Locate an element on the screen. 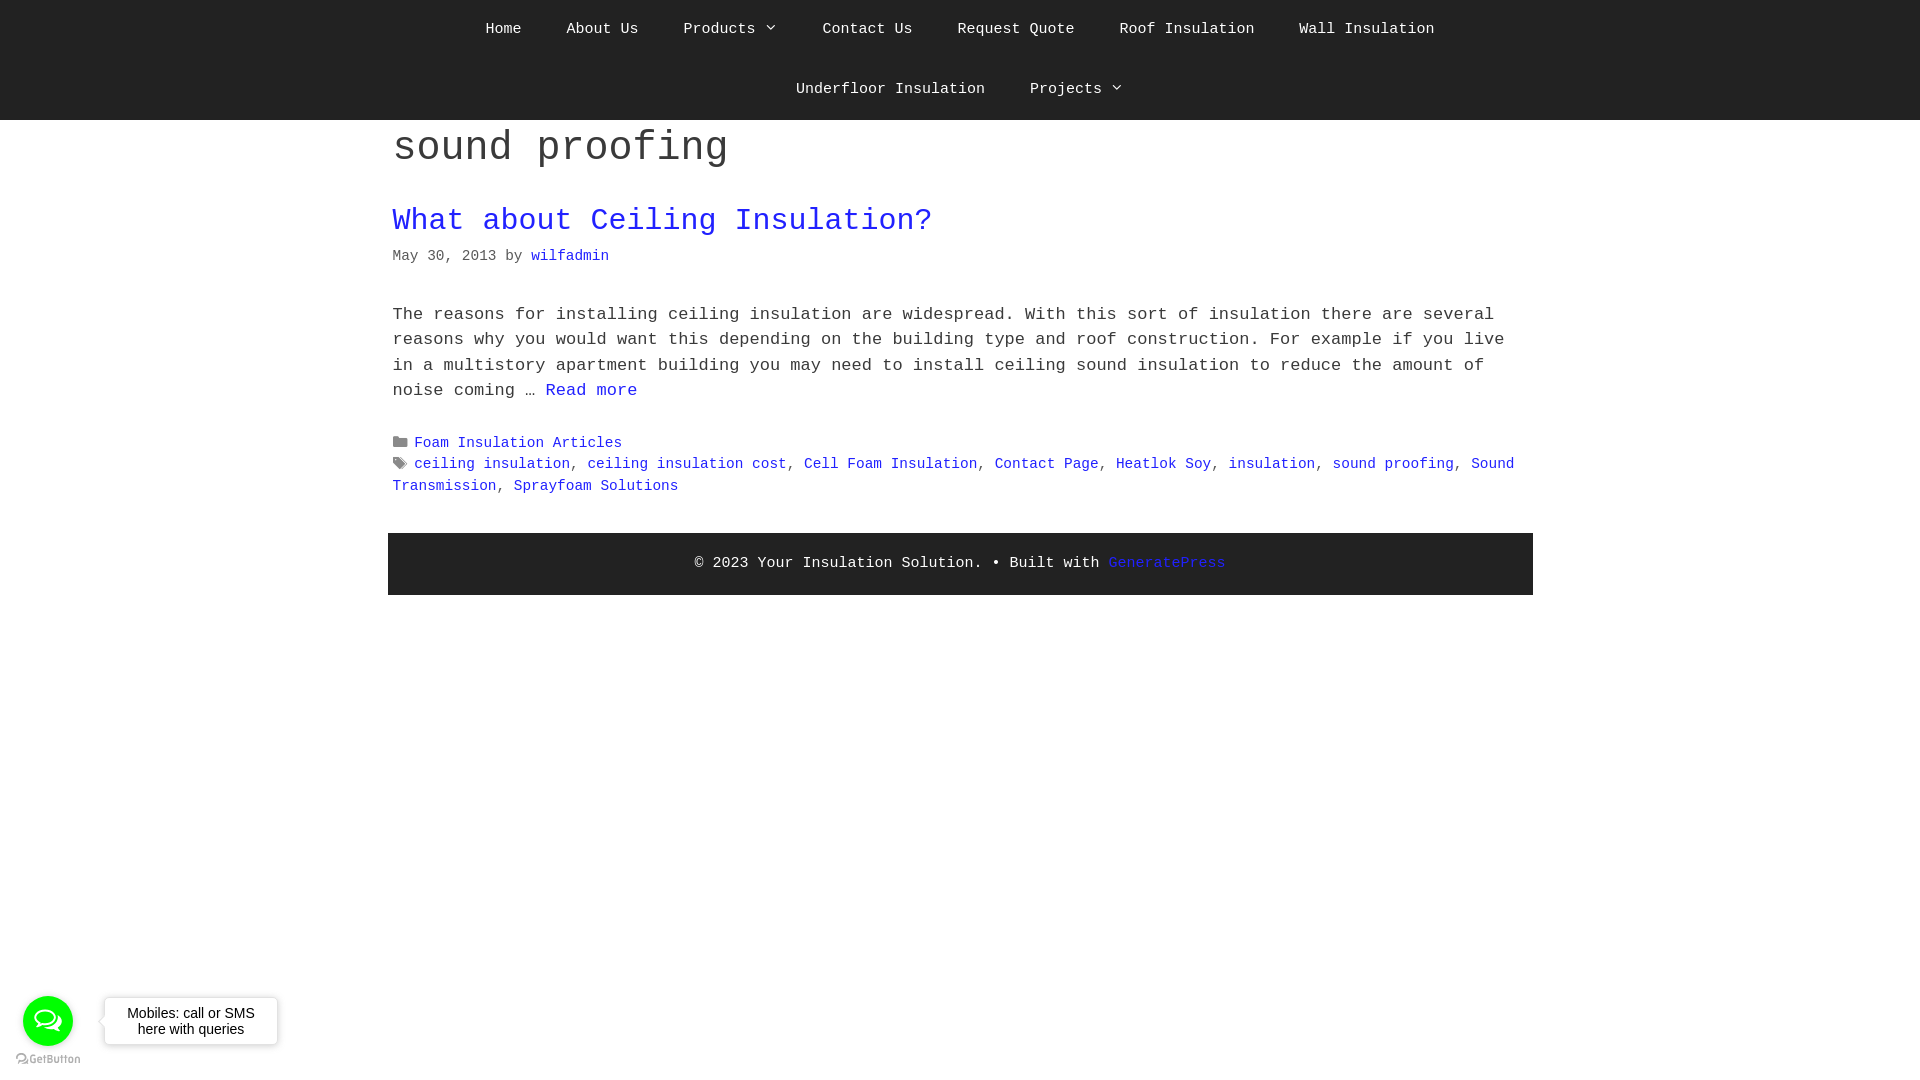 The image size is (1920, 1080). 'sound proofing' is located at coordinates (1392, 463).